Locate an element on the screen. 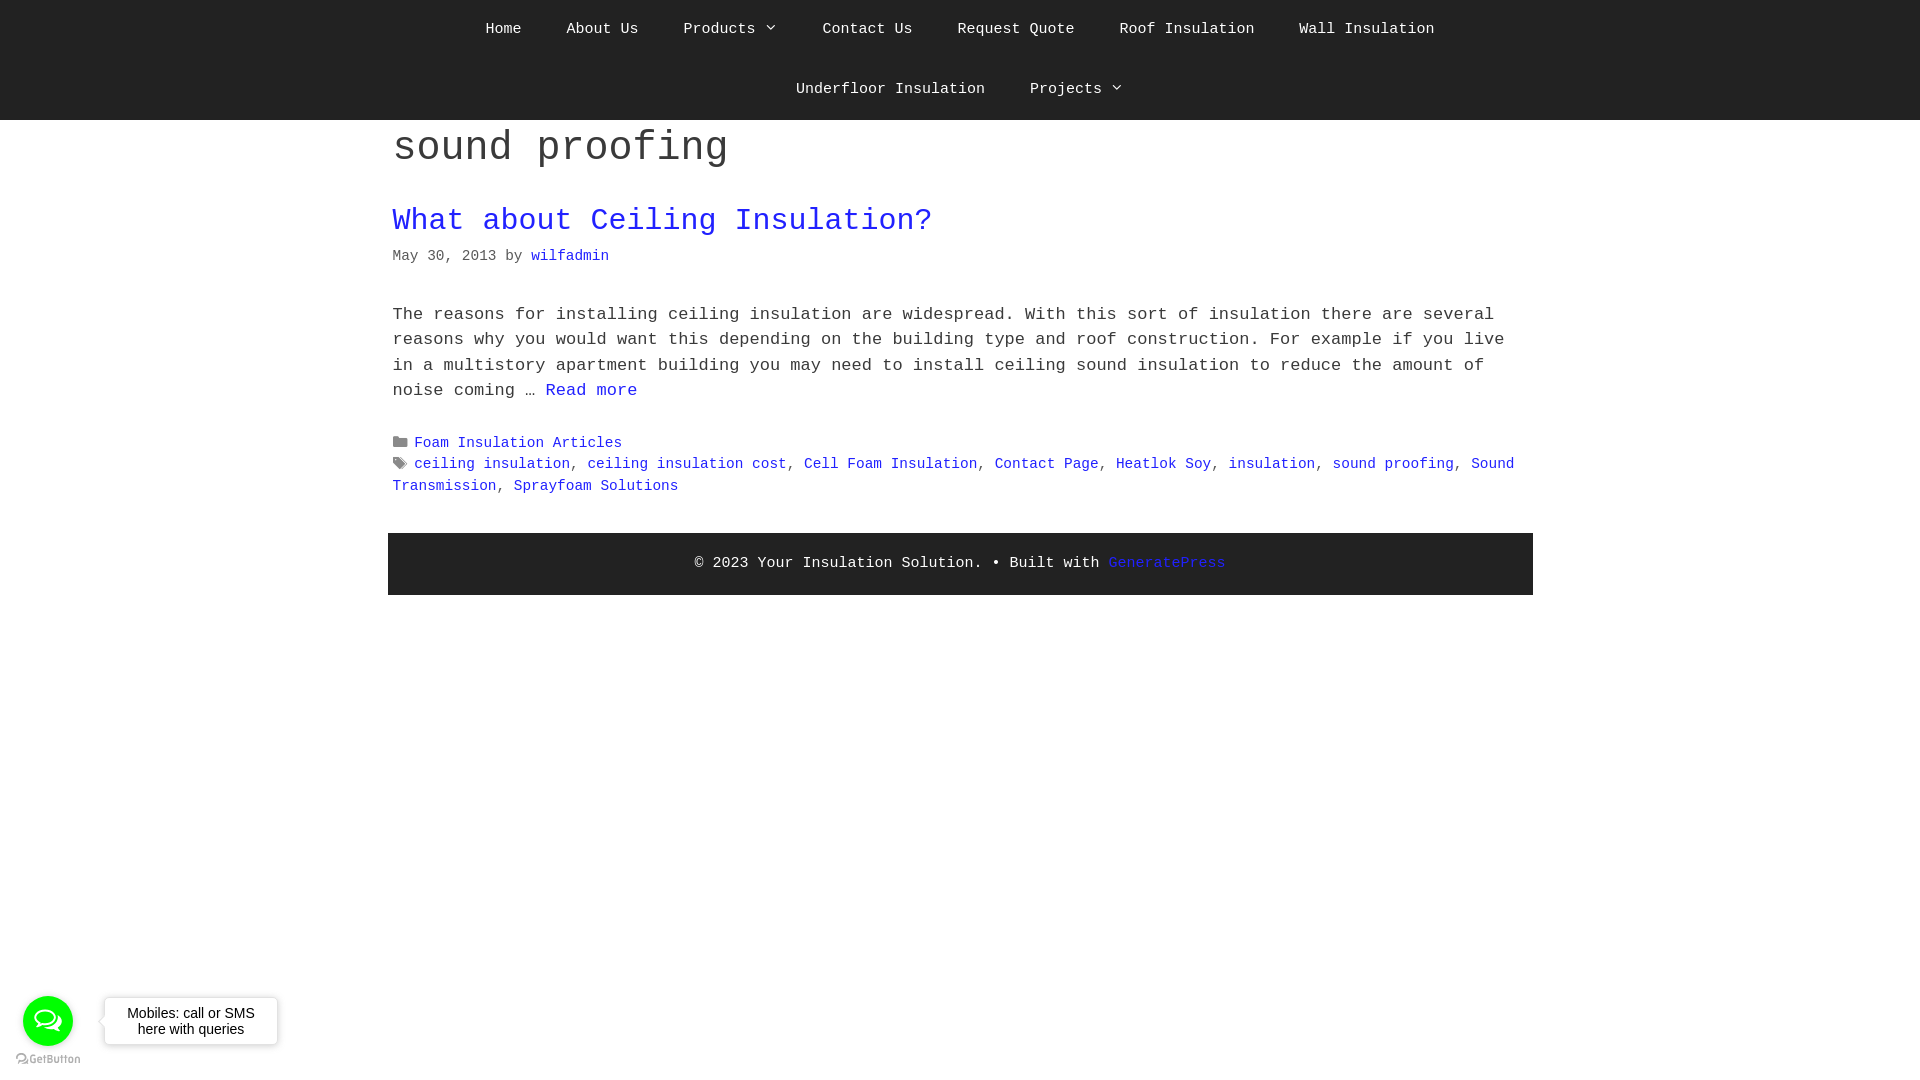 The image size is (1920, 1080). 'sound proofing' is located at coordinates (1392, 463).